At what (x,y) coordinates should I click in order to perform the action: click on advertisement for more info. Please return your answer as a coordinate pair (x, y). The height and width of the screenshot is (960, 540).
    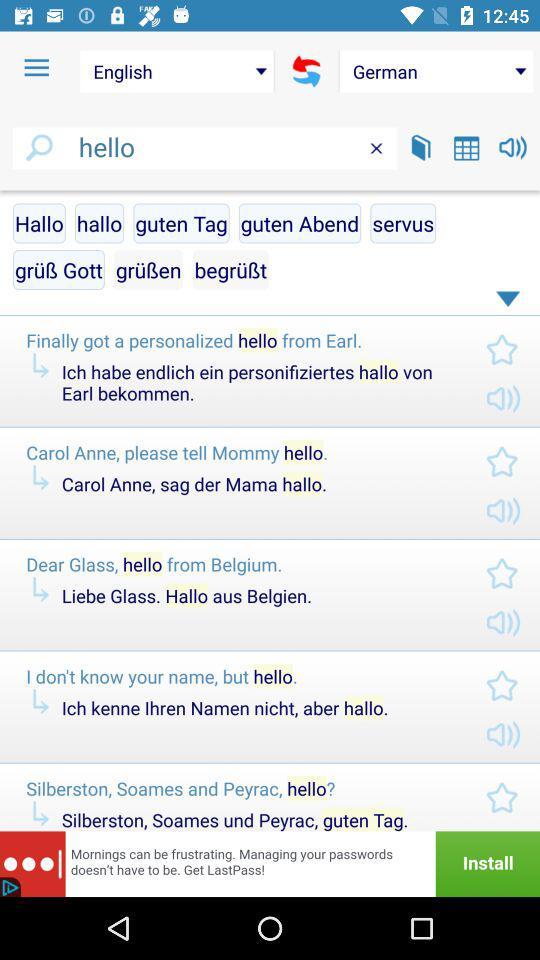
    Looking at the image, I should click on (270, 863).